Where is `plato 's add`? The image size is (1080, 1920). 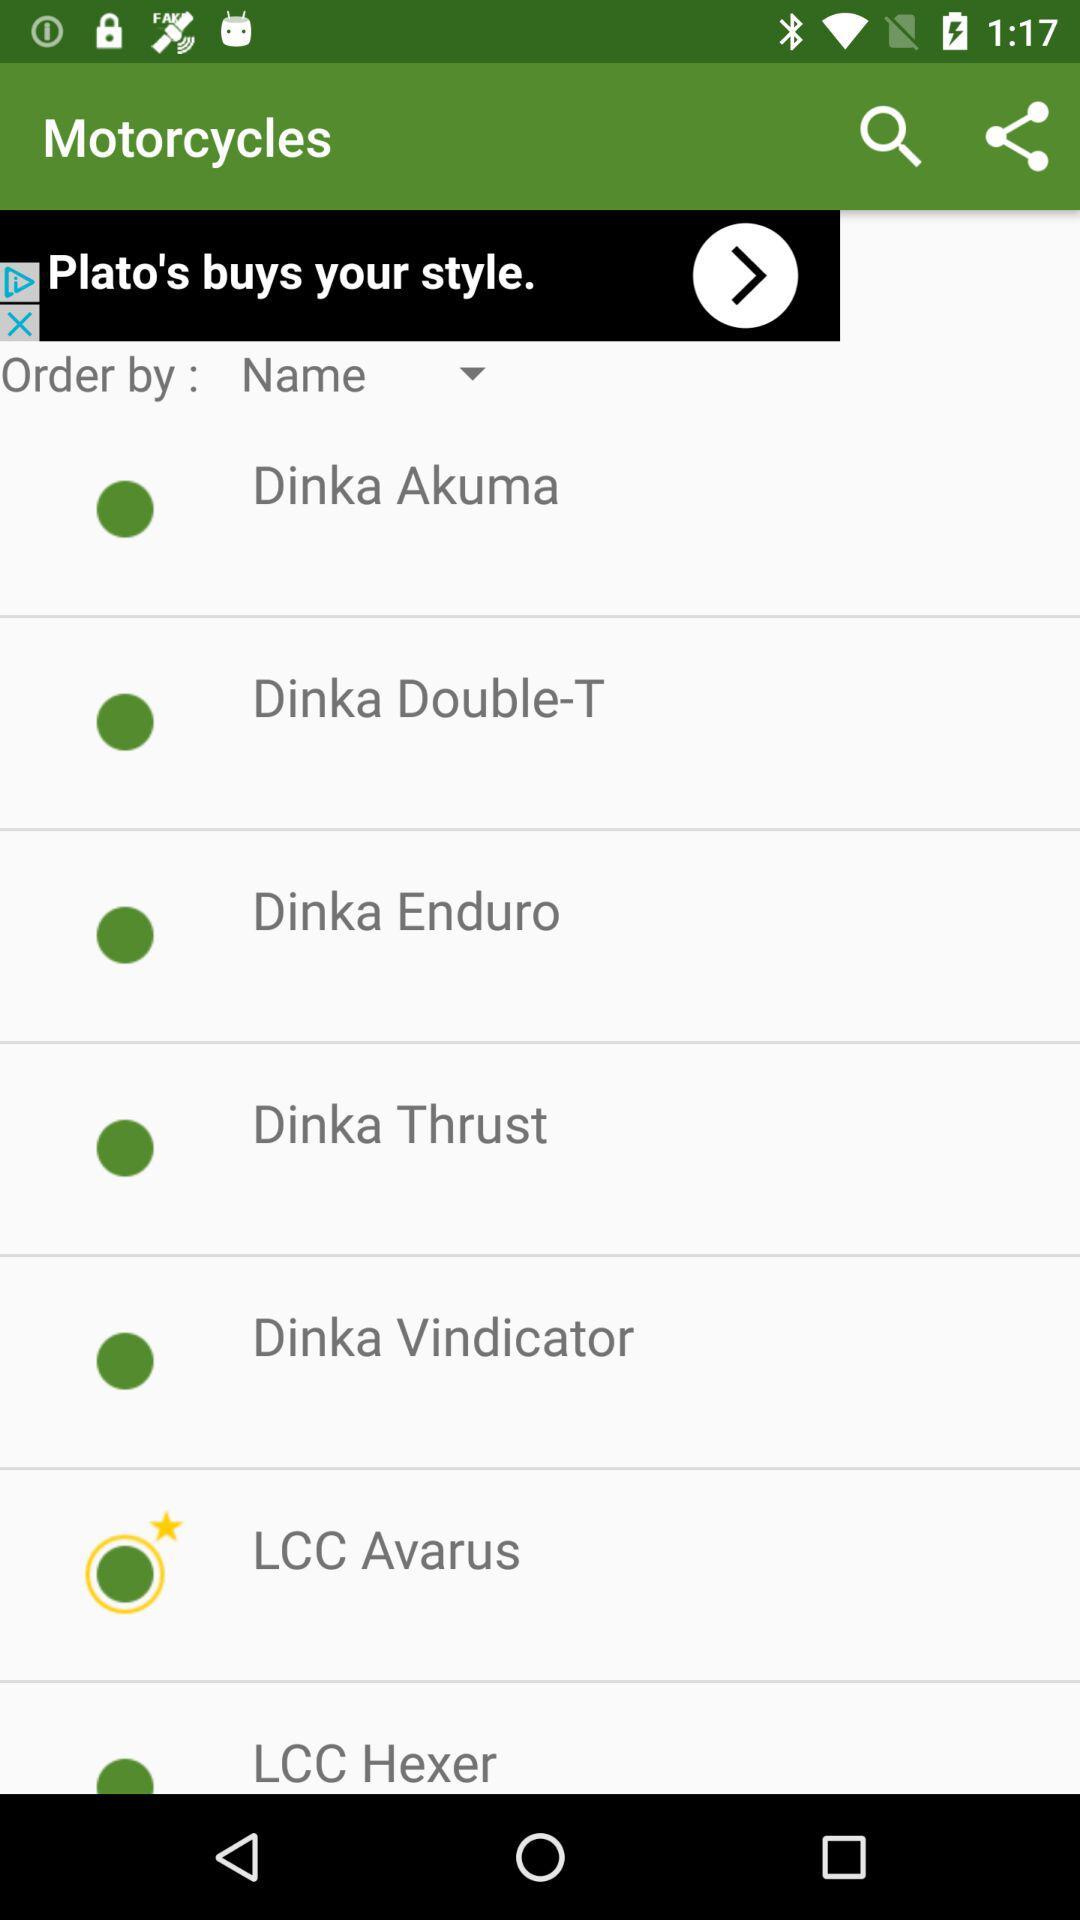
plato 's add is located at coordinates (419, 274).